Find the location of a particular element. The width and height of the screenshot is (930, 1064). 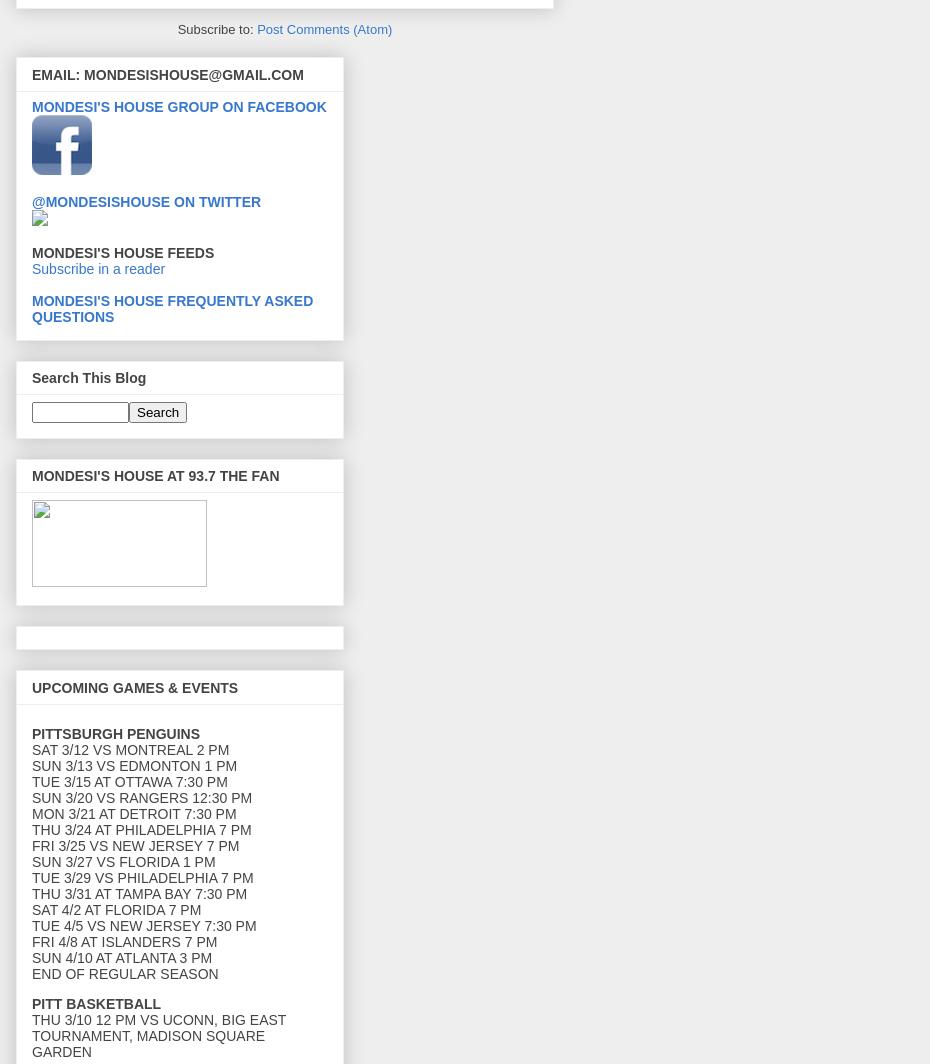

'SUN 4/10 AT ATLANTA 3 PM' is located at coordinates (30, 956).